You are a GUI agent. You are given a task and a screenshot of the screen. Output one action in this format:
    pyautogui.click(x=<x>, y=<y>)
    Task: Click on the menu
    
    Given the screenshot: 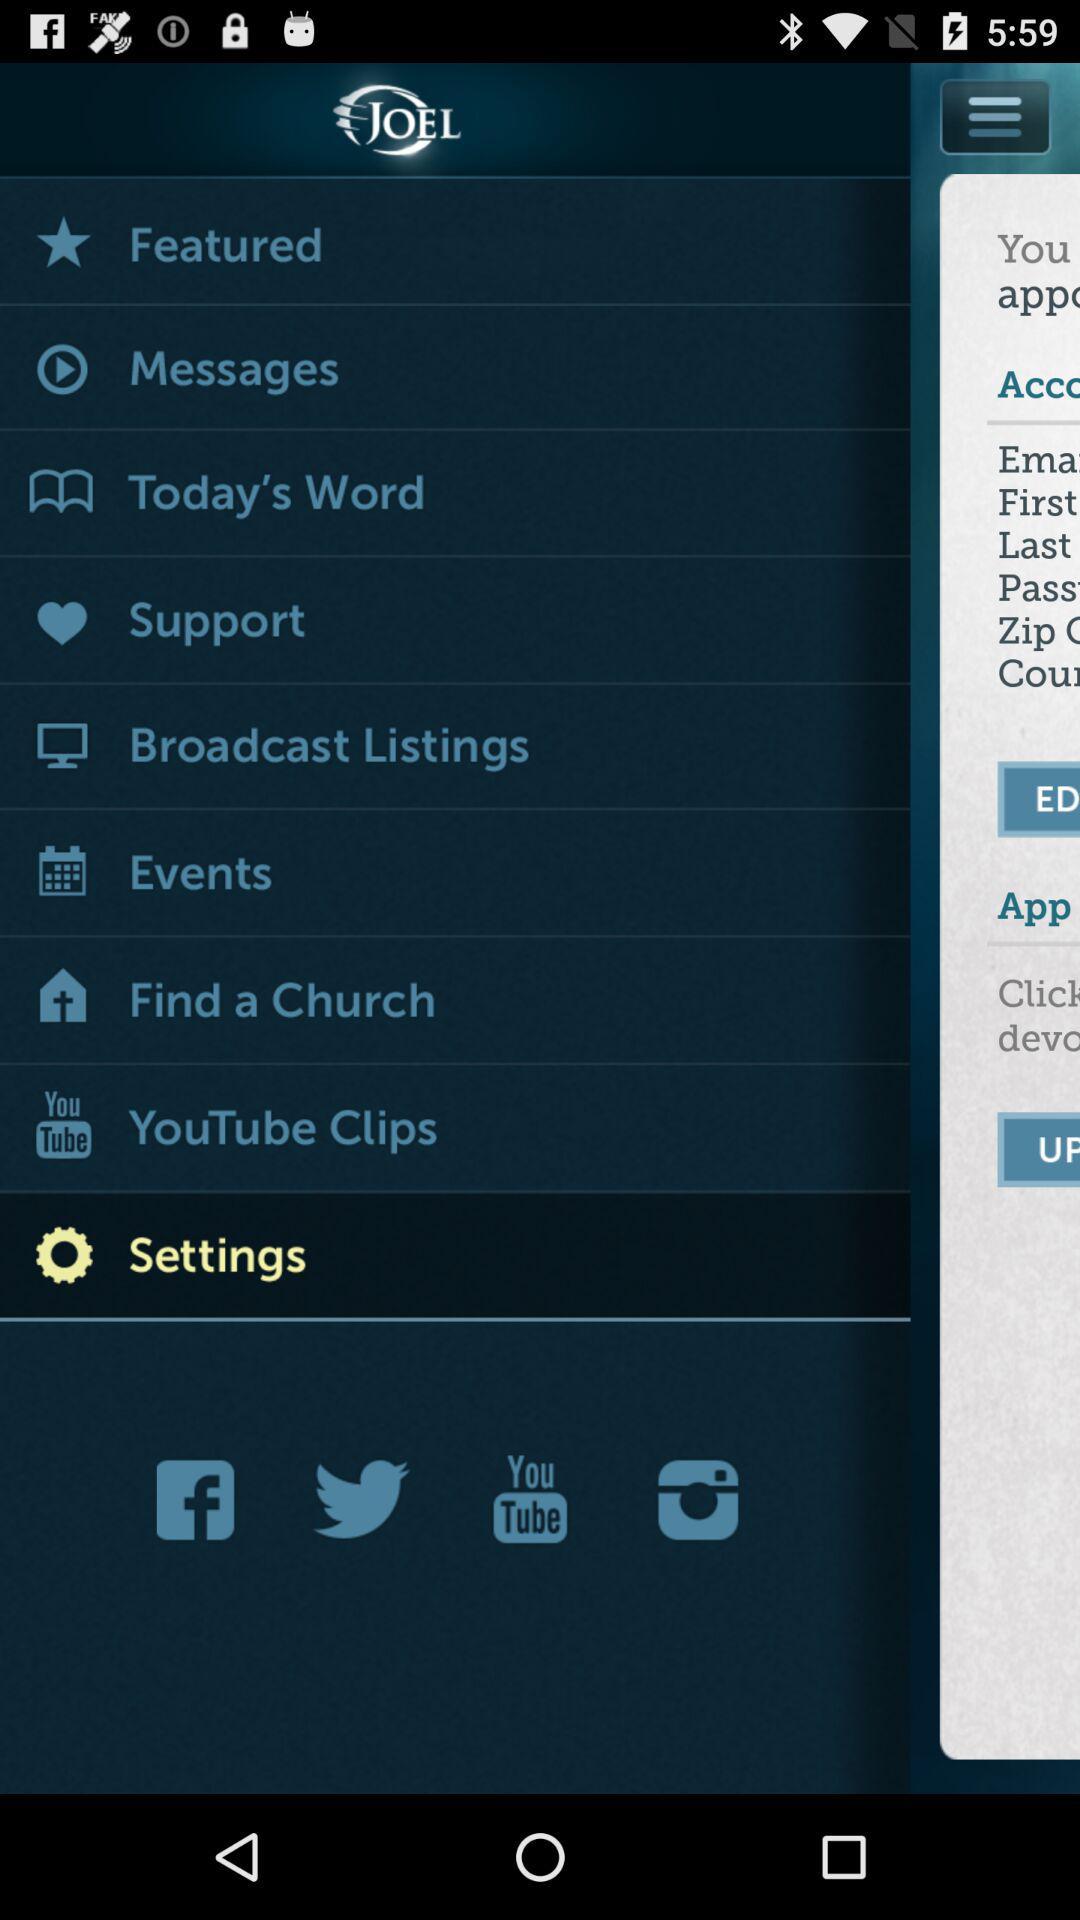 What is the action you would take?
    pyautogui.click(x=995, y=161)
    